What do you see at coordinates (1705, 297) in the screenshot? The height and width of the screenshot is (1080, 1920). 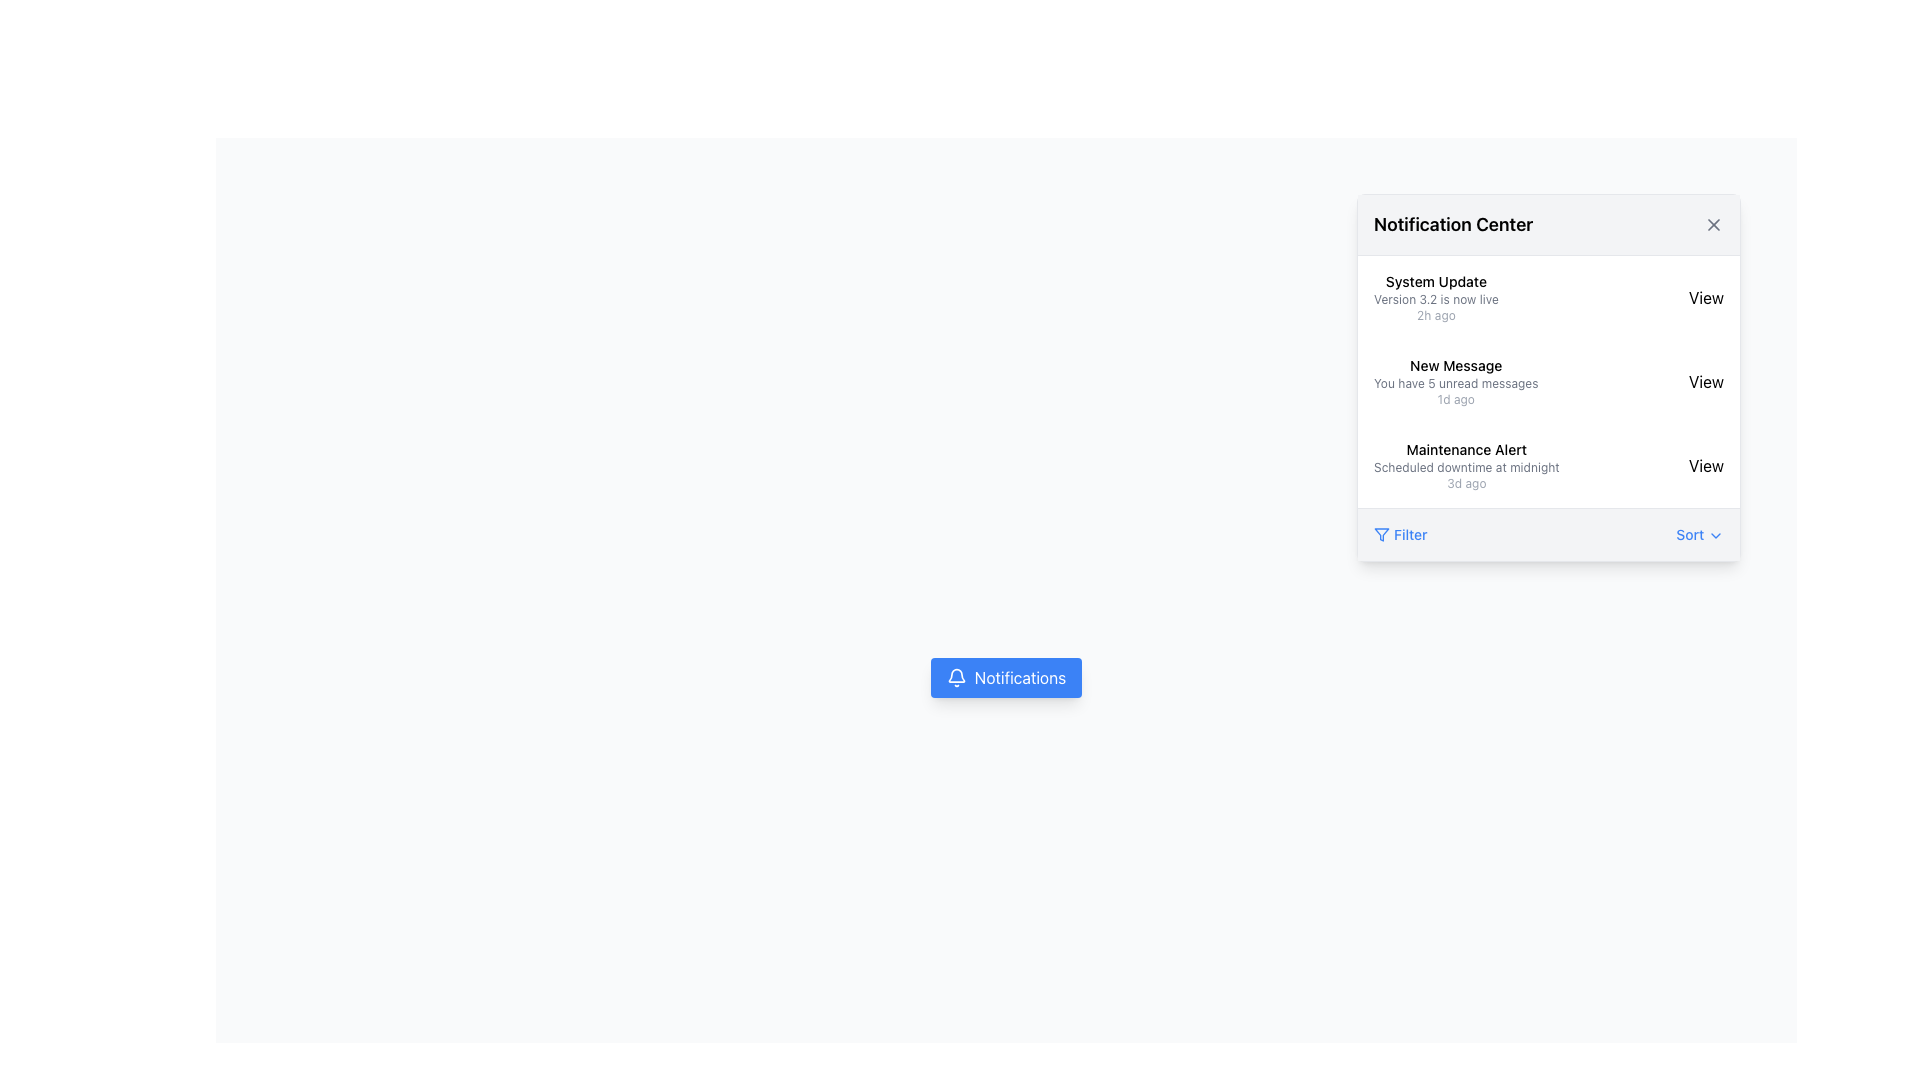 I see `the 'View' text label located at the right end of the 'System Update' notification in the Notification Center` at bounding box center [1705, 297].